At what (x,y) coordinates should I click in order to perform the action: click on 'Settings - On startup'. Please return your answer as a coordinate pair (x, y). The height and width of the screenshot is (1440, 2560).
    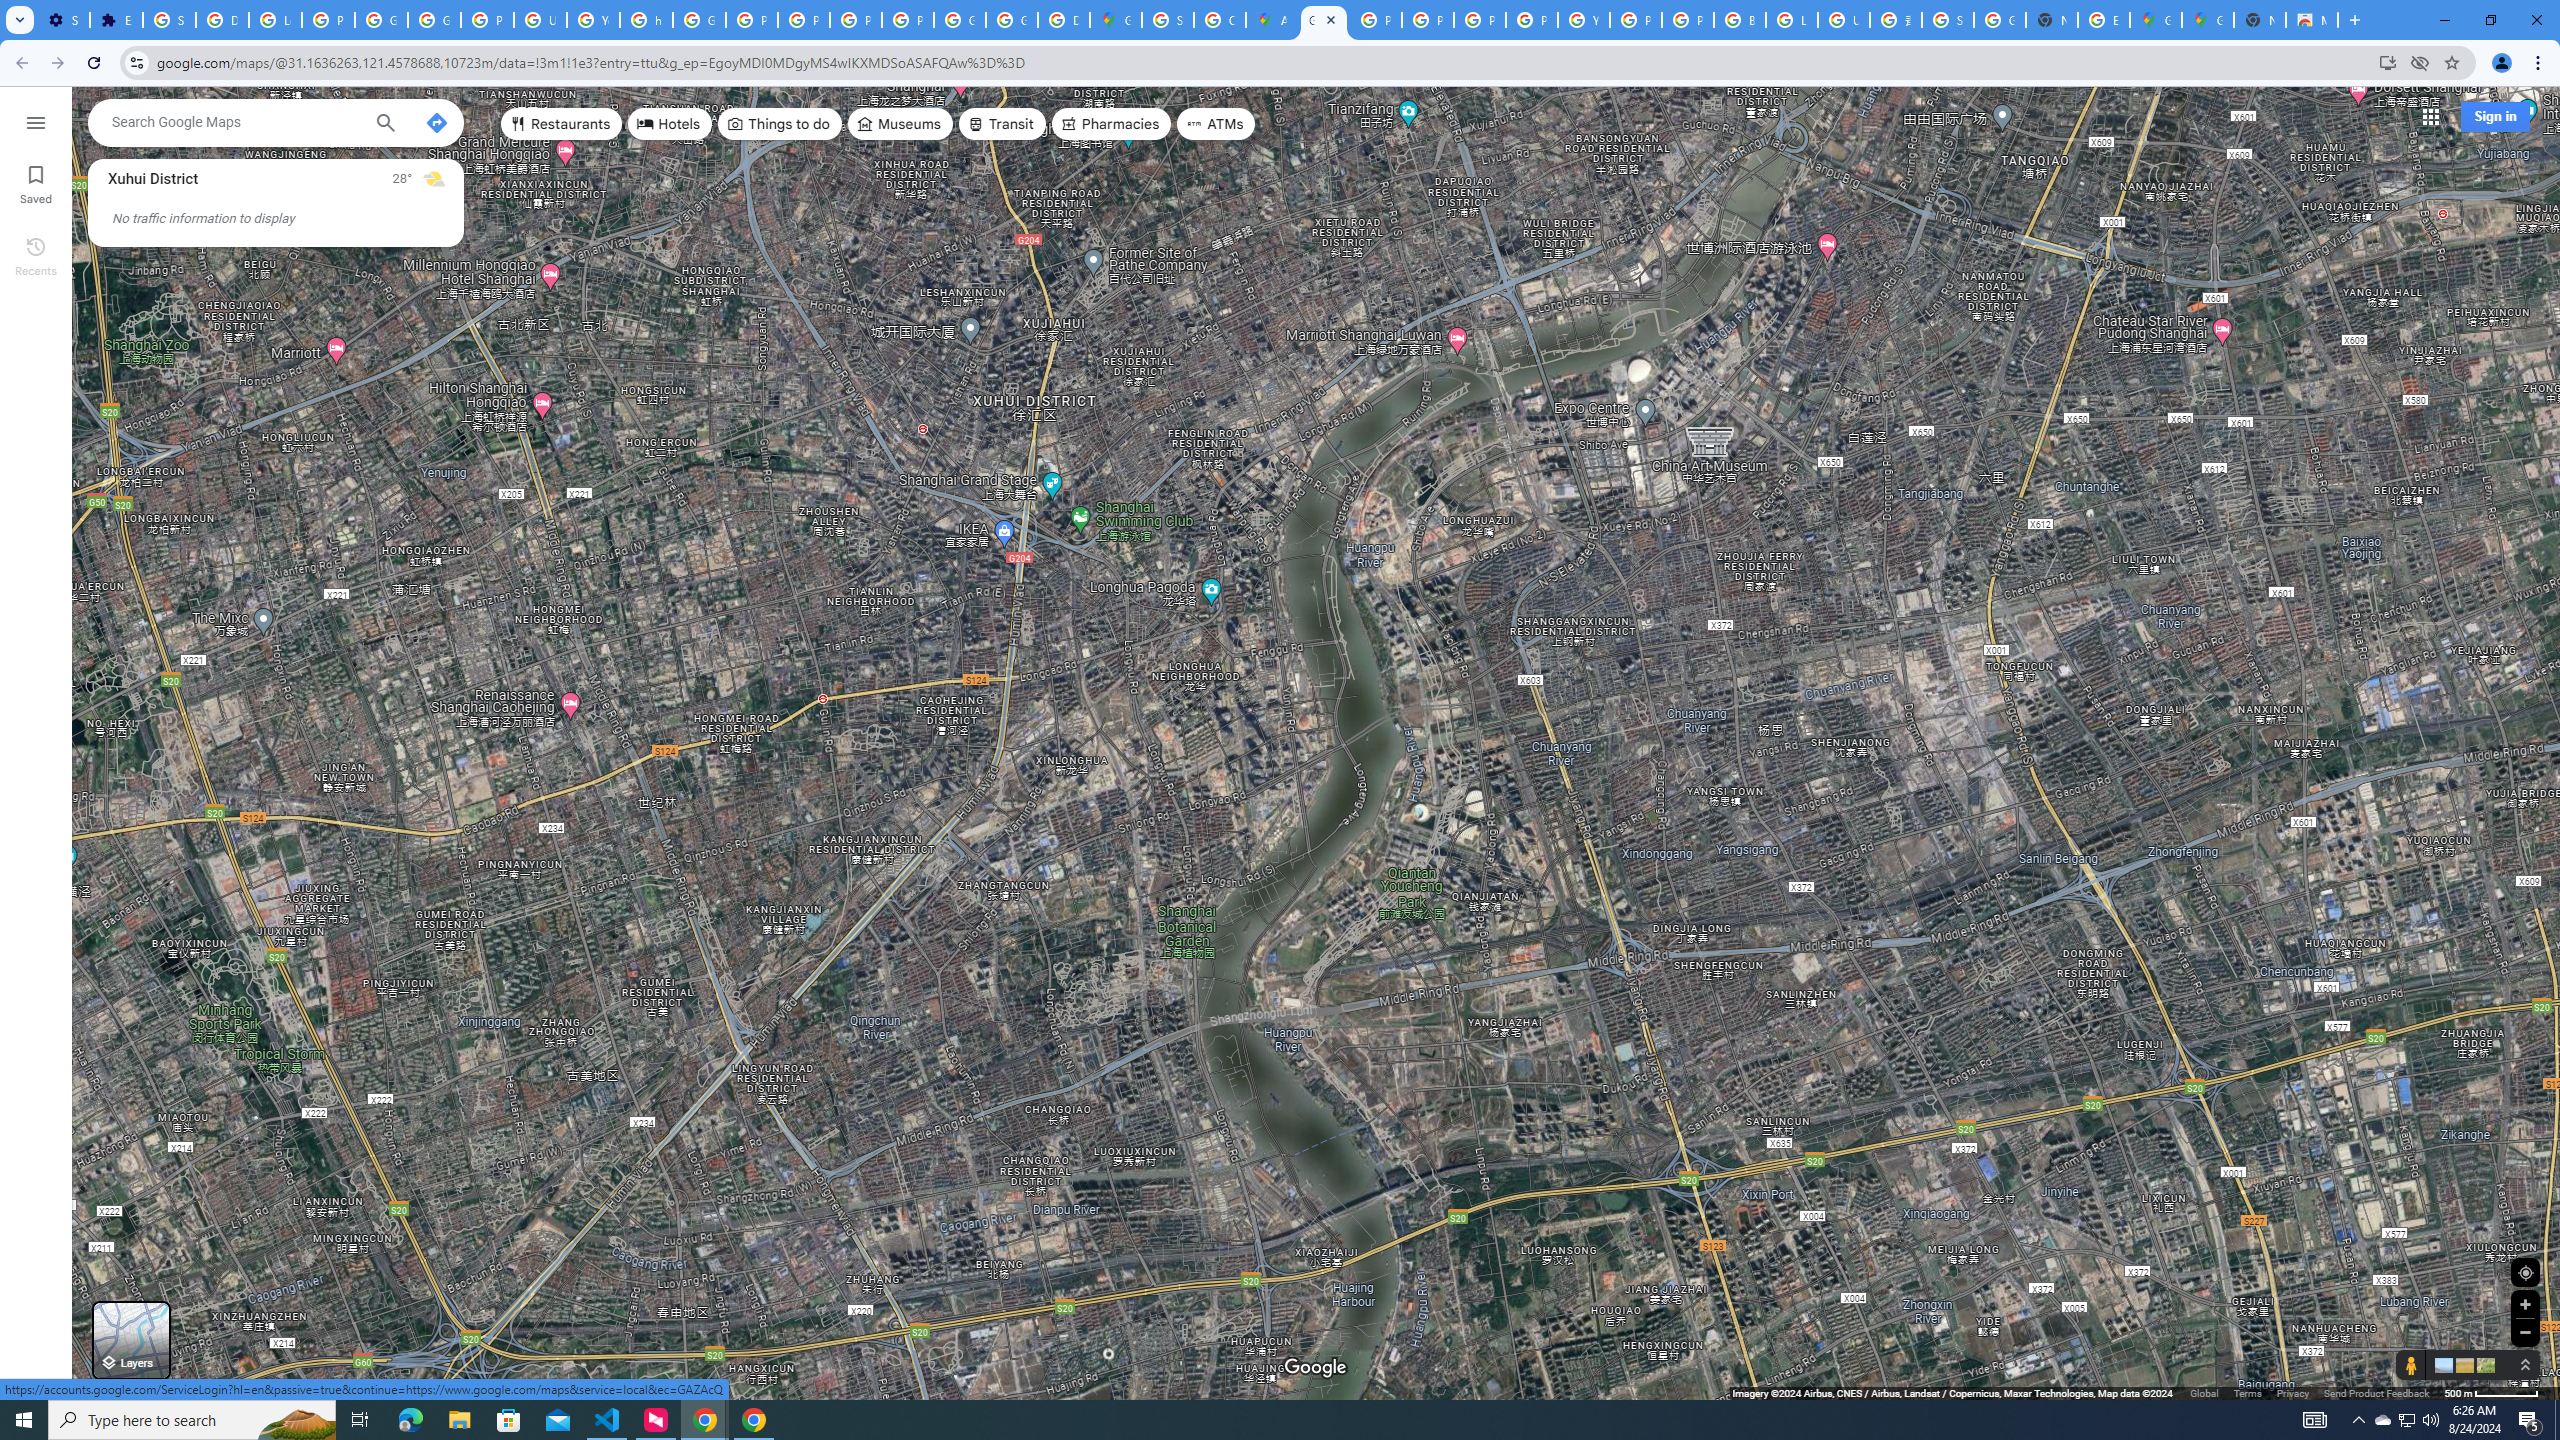
    Looking at the image, I should click on (64, 19).